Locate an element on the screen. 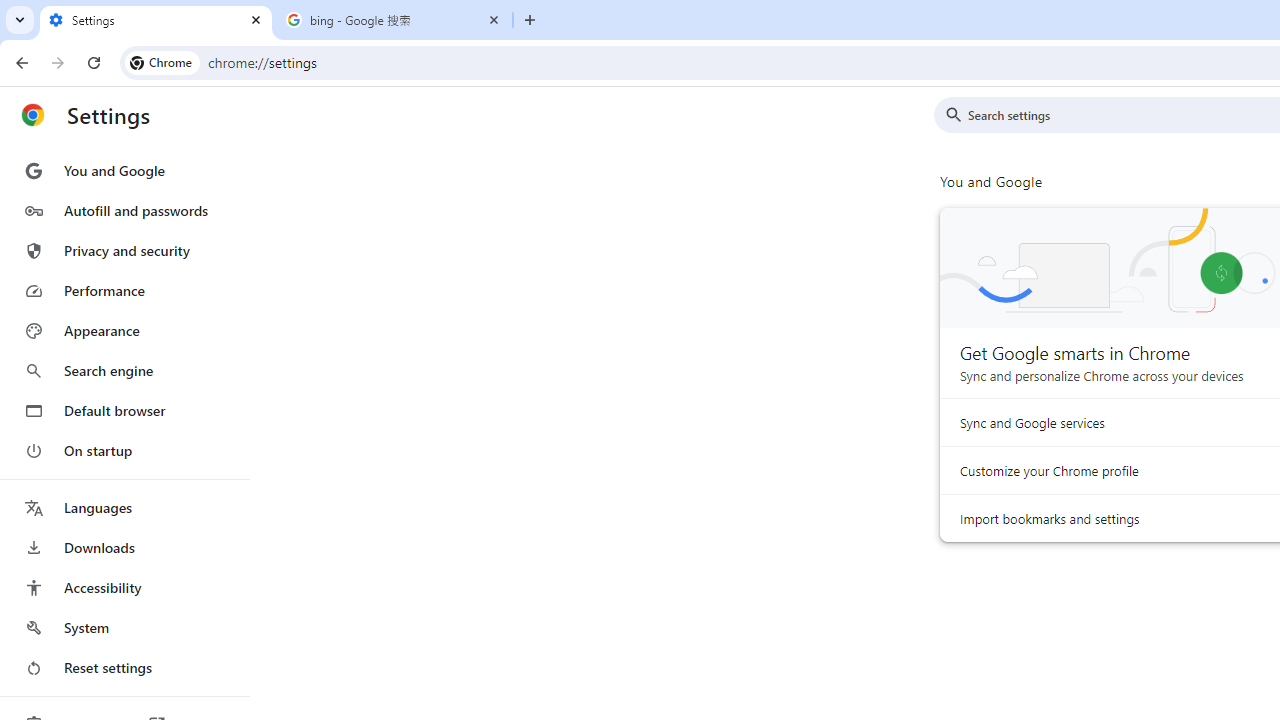 This screenshot has width=1280, height=720. 'Reset settings' is located at coordinates (123, 668).